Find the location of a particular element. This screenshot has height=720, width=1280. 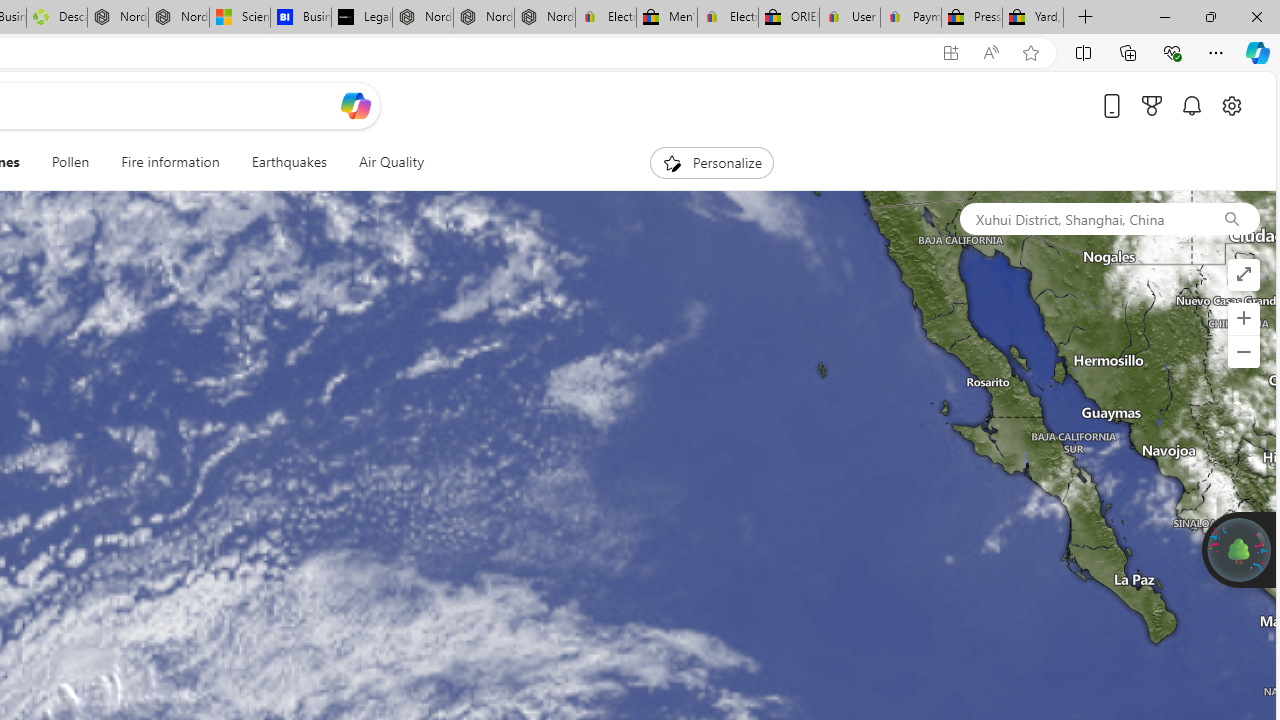

'App available. Install Microsoft Start Weather' is located at coordinates (950, 52).